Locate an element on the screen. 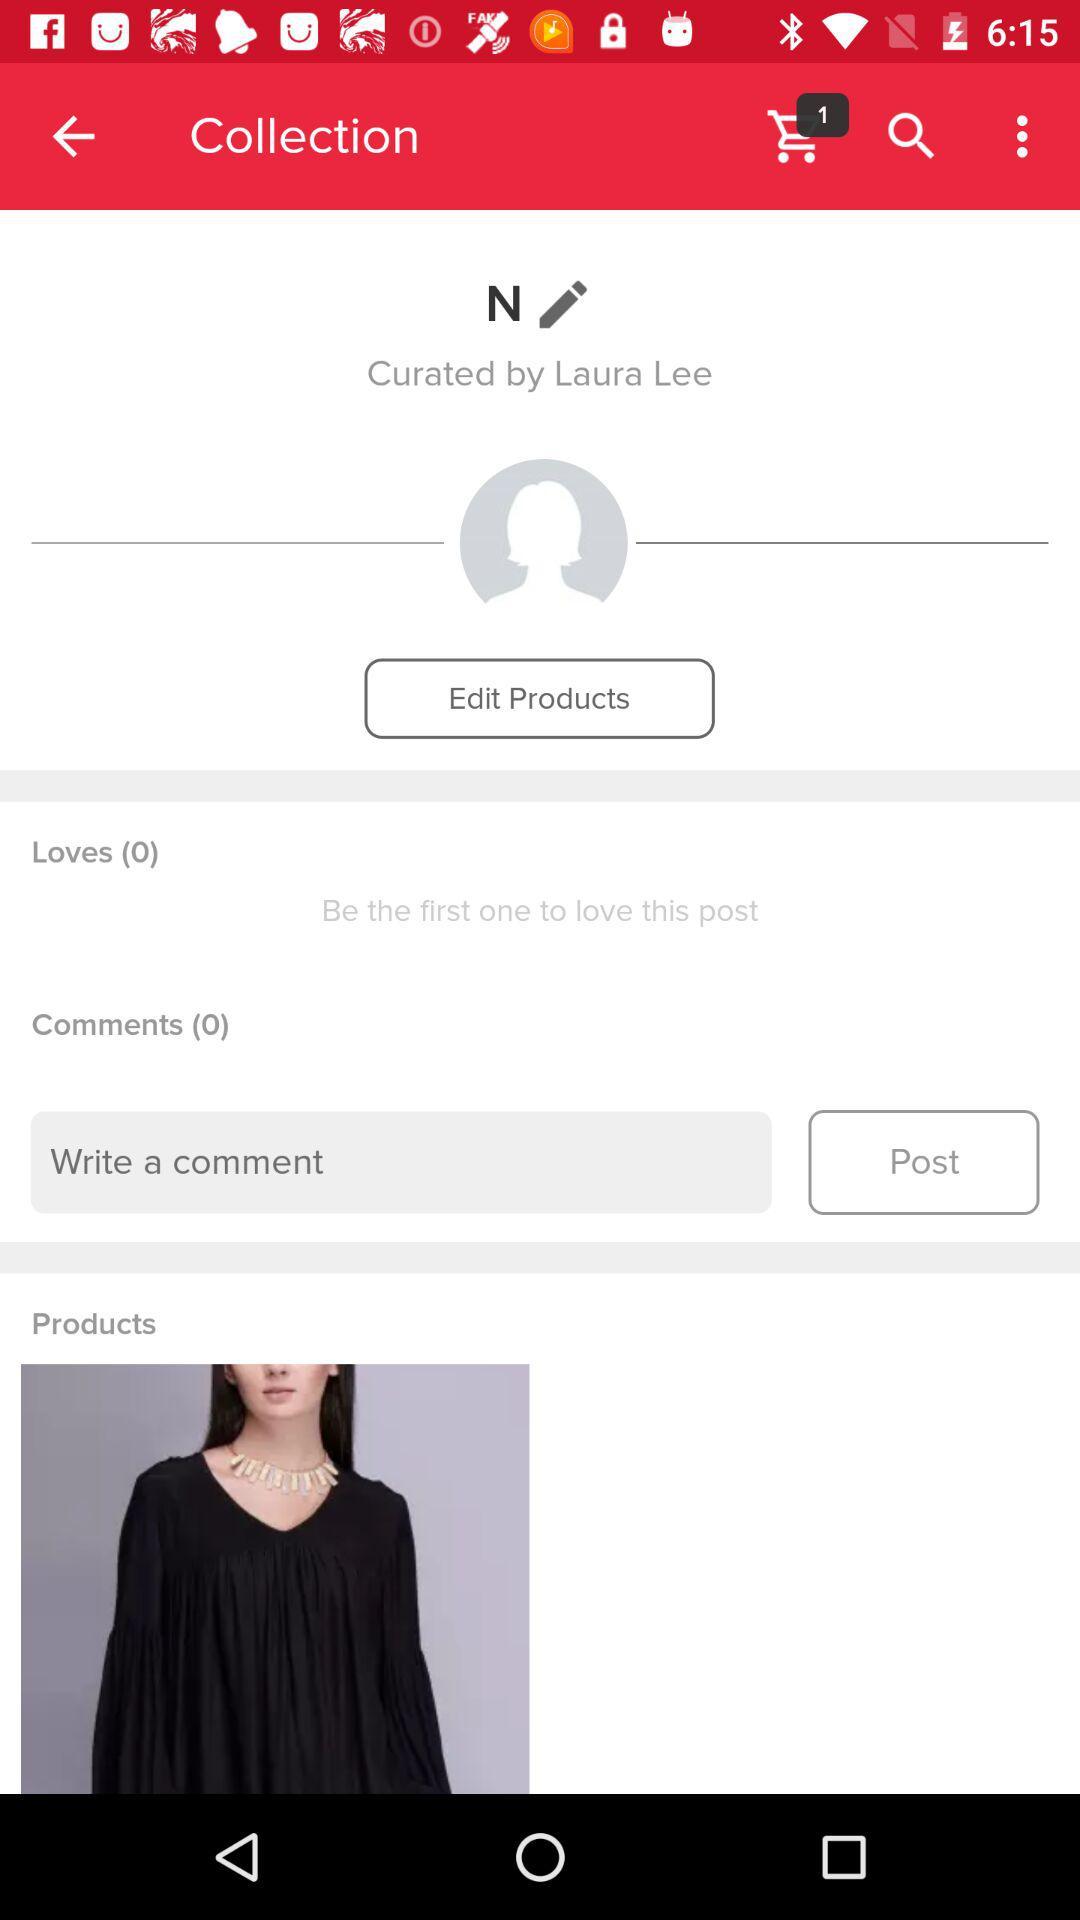 Image resolution: width=1080 pixels, height=1920 pixels. 1 is located at coordinates (822, 114).